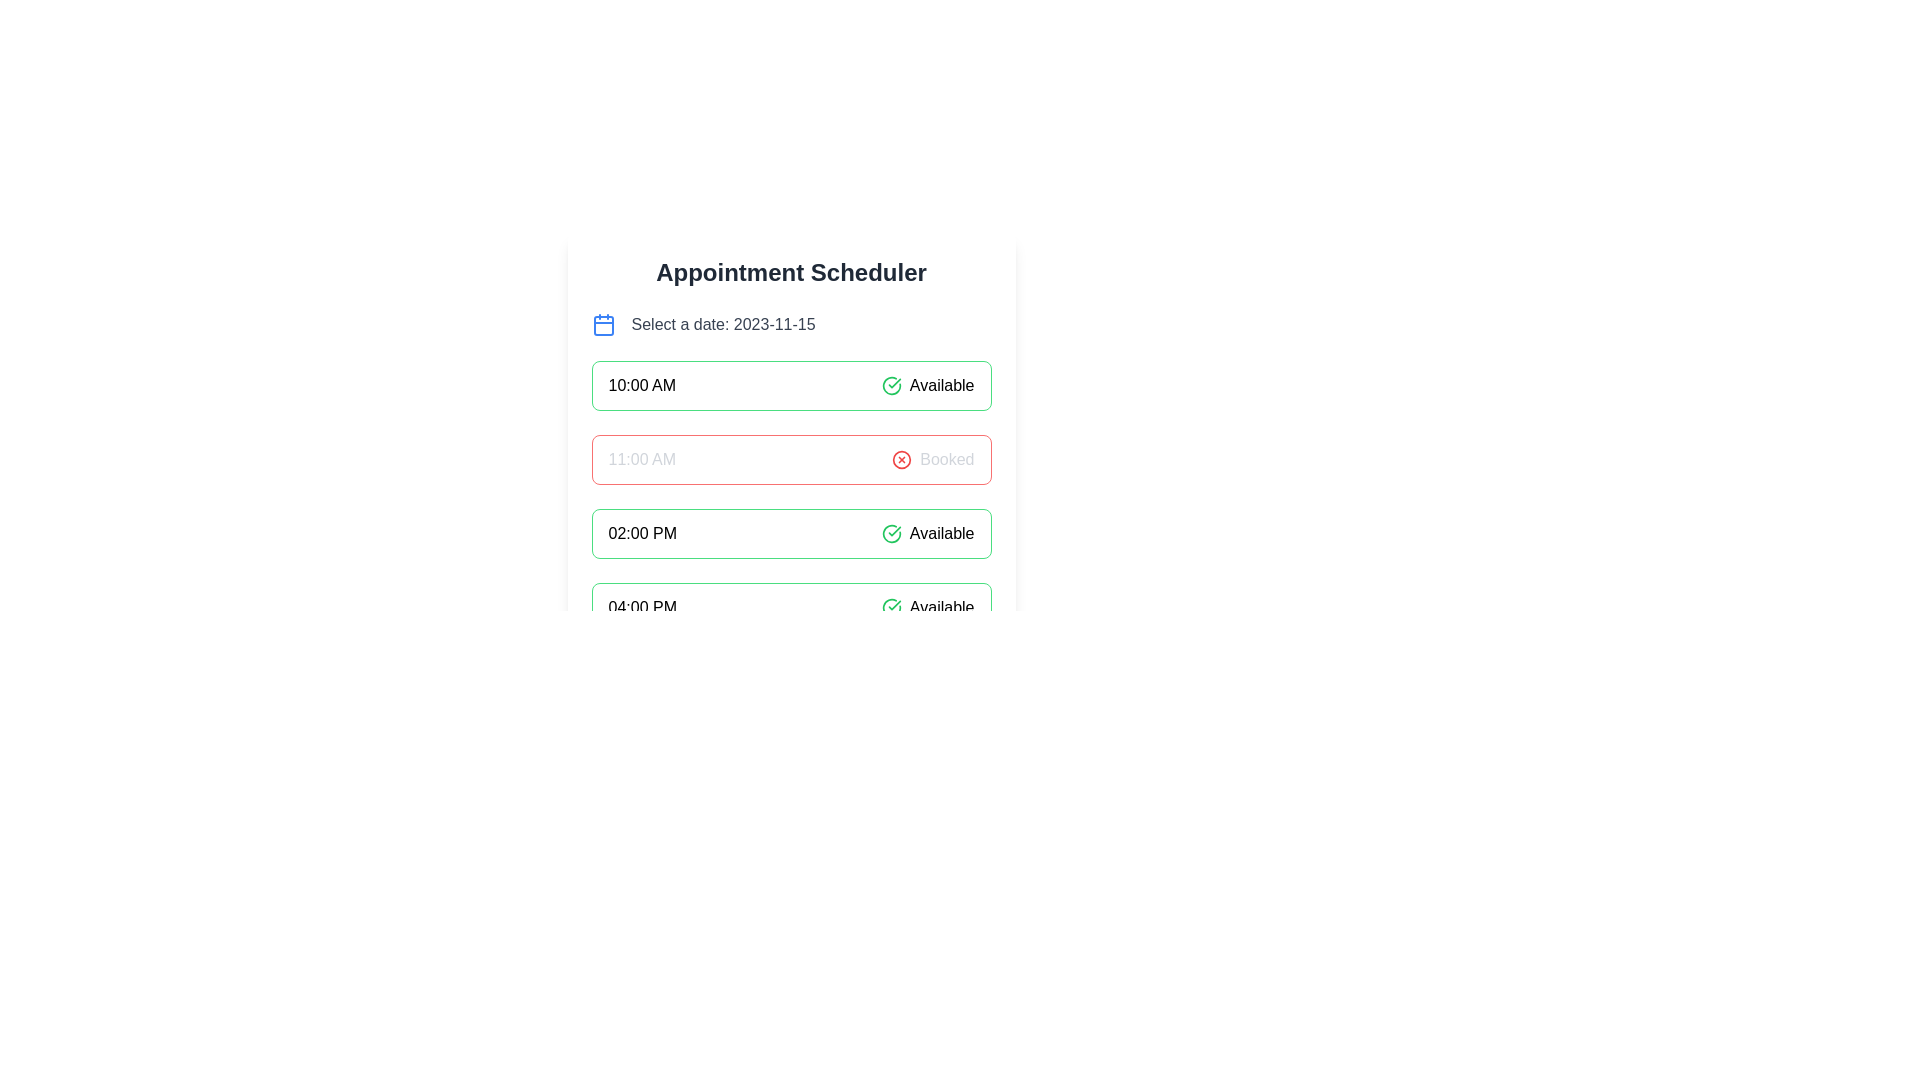 The width and height of the screenshot is (1920, 1080). I want to click on the green outlined circular icon with a checkmark symbol indicating availability, located next to the text 'Available' in the upper-right corner of the first time slot's row in the appointment scheduler interface, so click(890, 607).